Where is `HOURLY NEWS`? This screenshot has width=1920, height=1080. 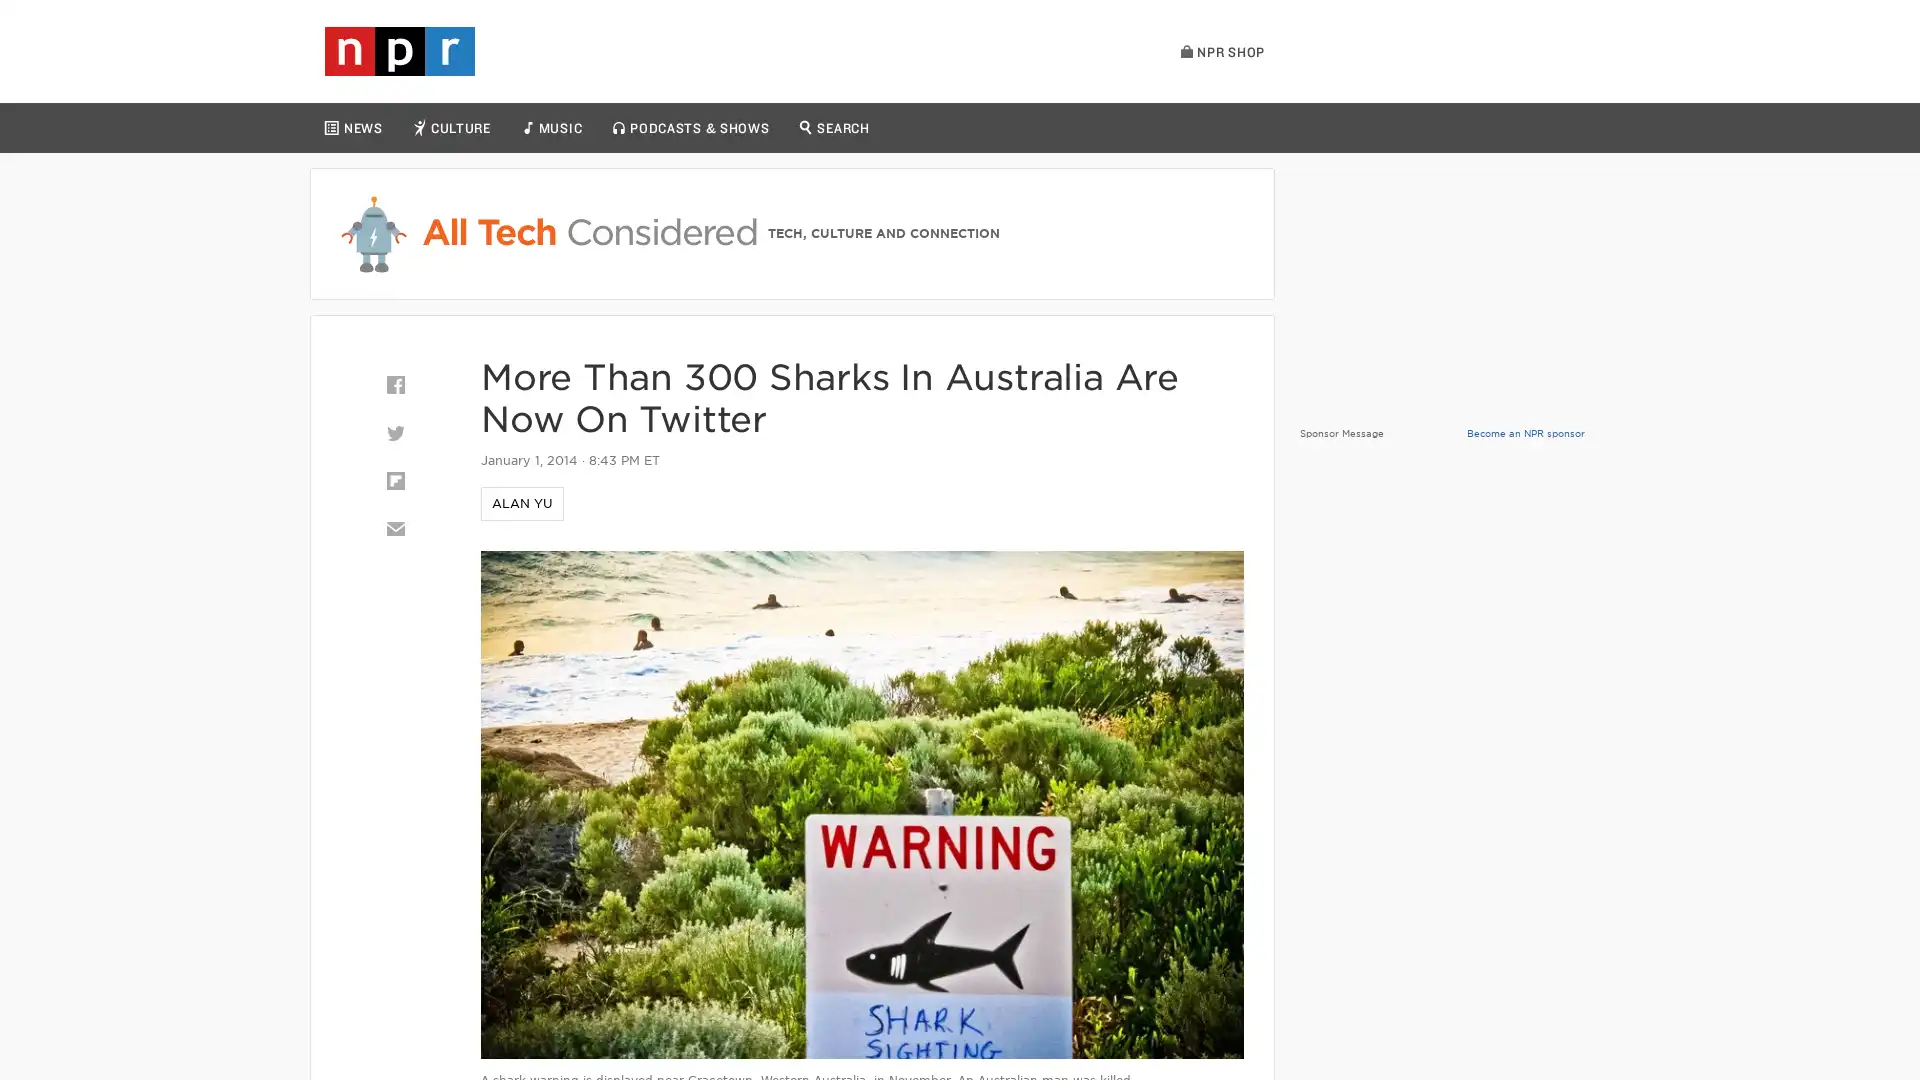 HOURLY NEWS is located at coordinates (1352, 128).